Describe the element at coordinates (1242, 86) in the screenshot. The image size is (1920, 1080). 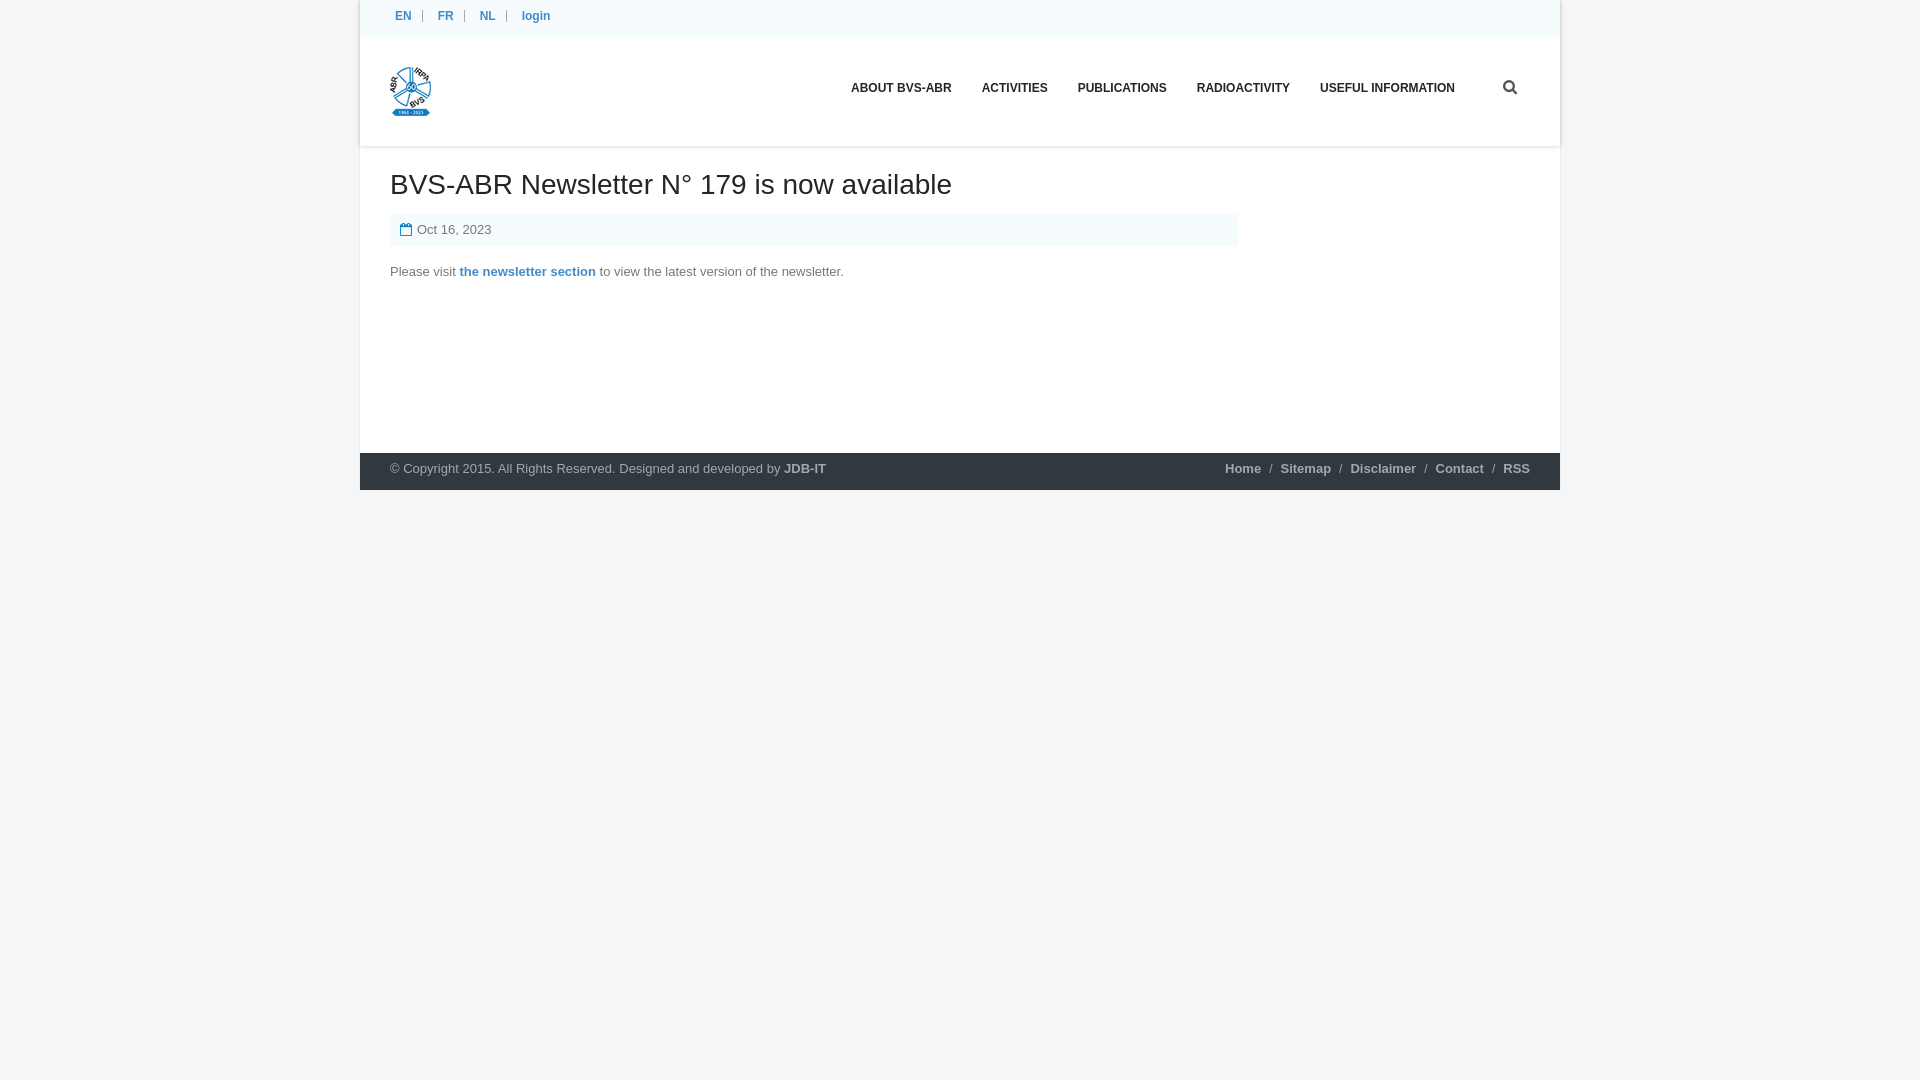
I see `'RADIOACTIVITY'` at that location.